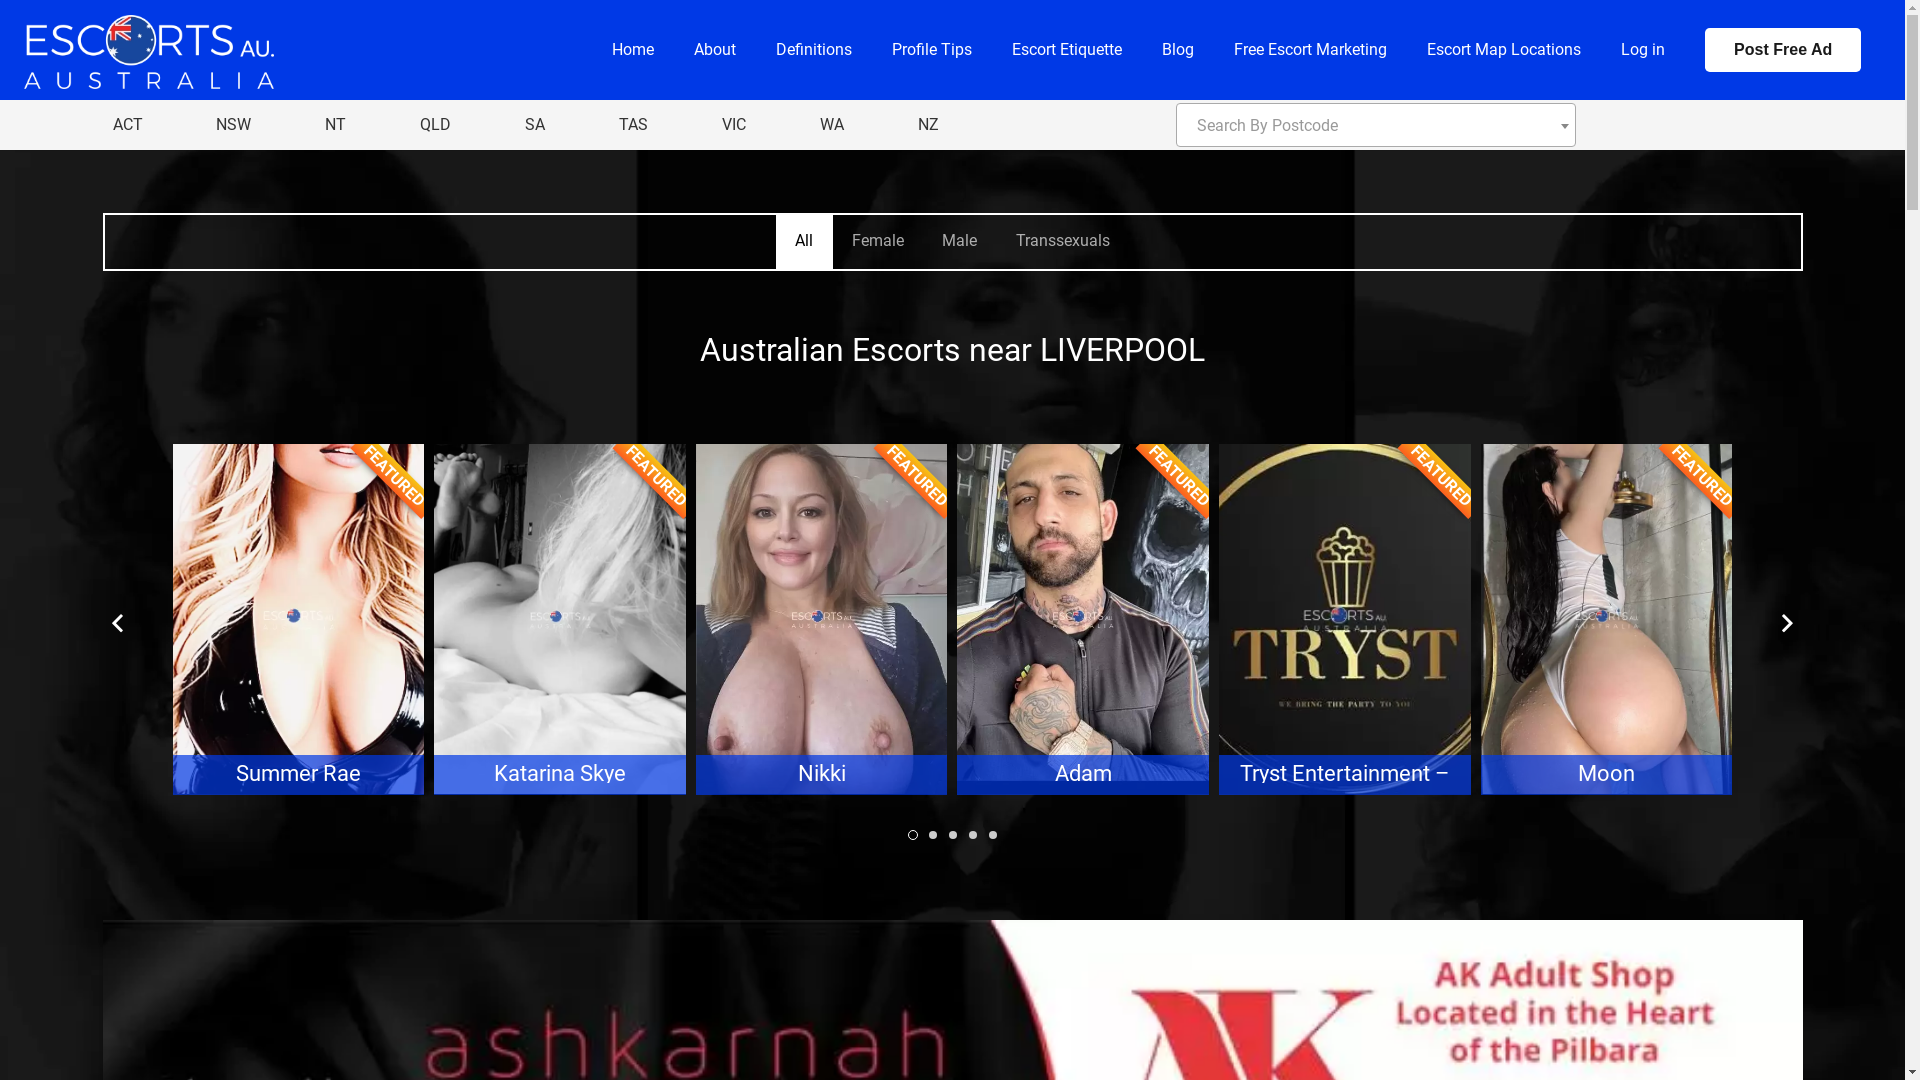 The height and width of the screenshot is (1080, 1920). What do you see at coordinates (125, 124) in the screenshot?
I see `'ACT'` at bounding box center [125, 124].